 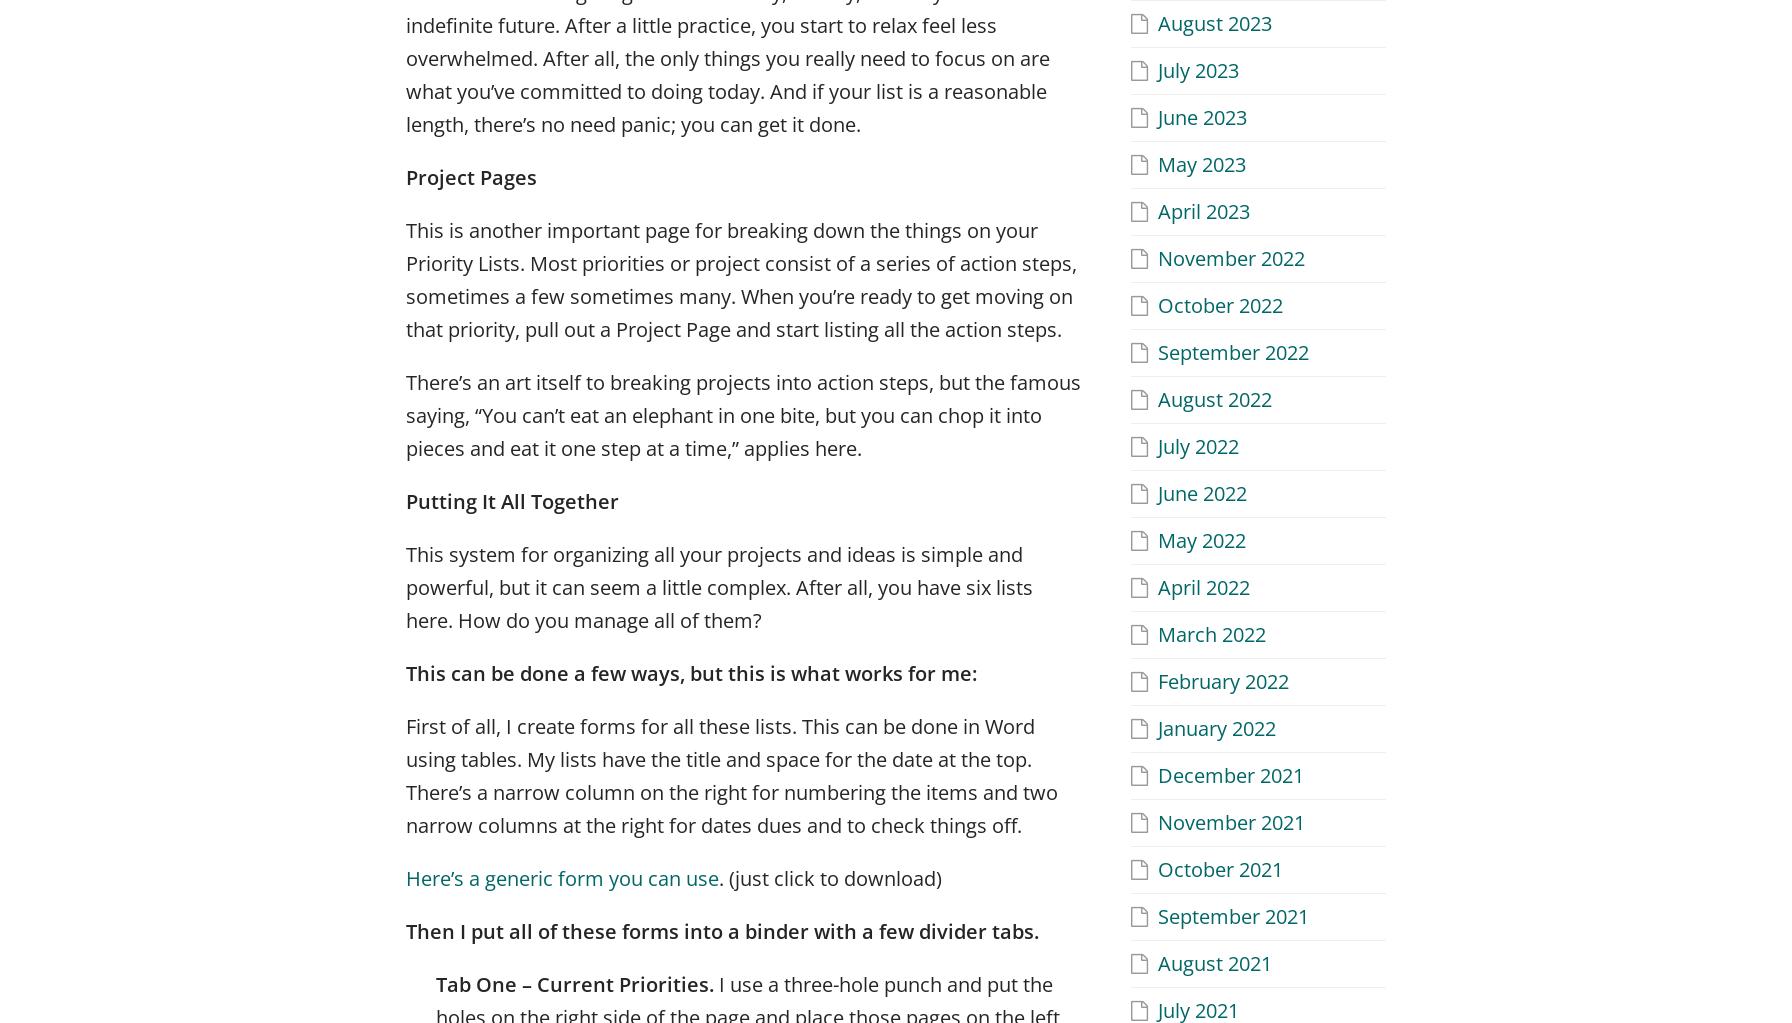 What do you see at coordinates (725, 929) in the screenshot?
I see `'Then I put all of these forms into a binder with a few divider tabs.'` at bounding box center [725, 929].